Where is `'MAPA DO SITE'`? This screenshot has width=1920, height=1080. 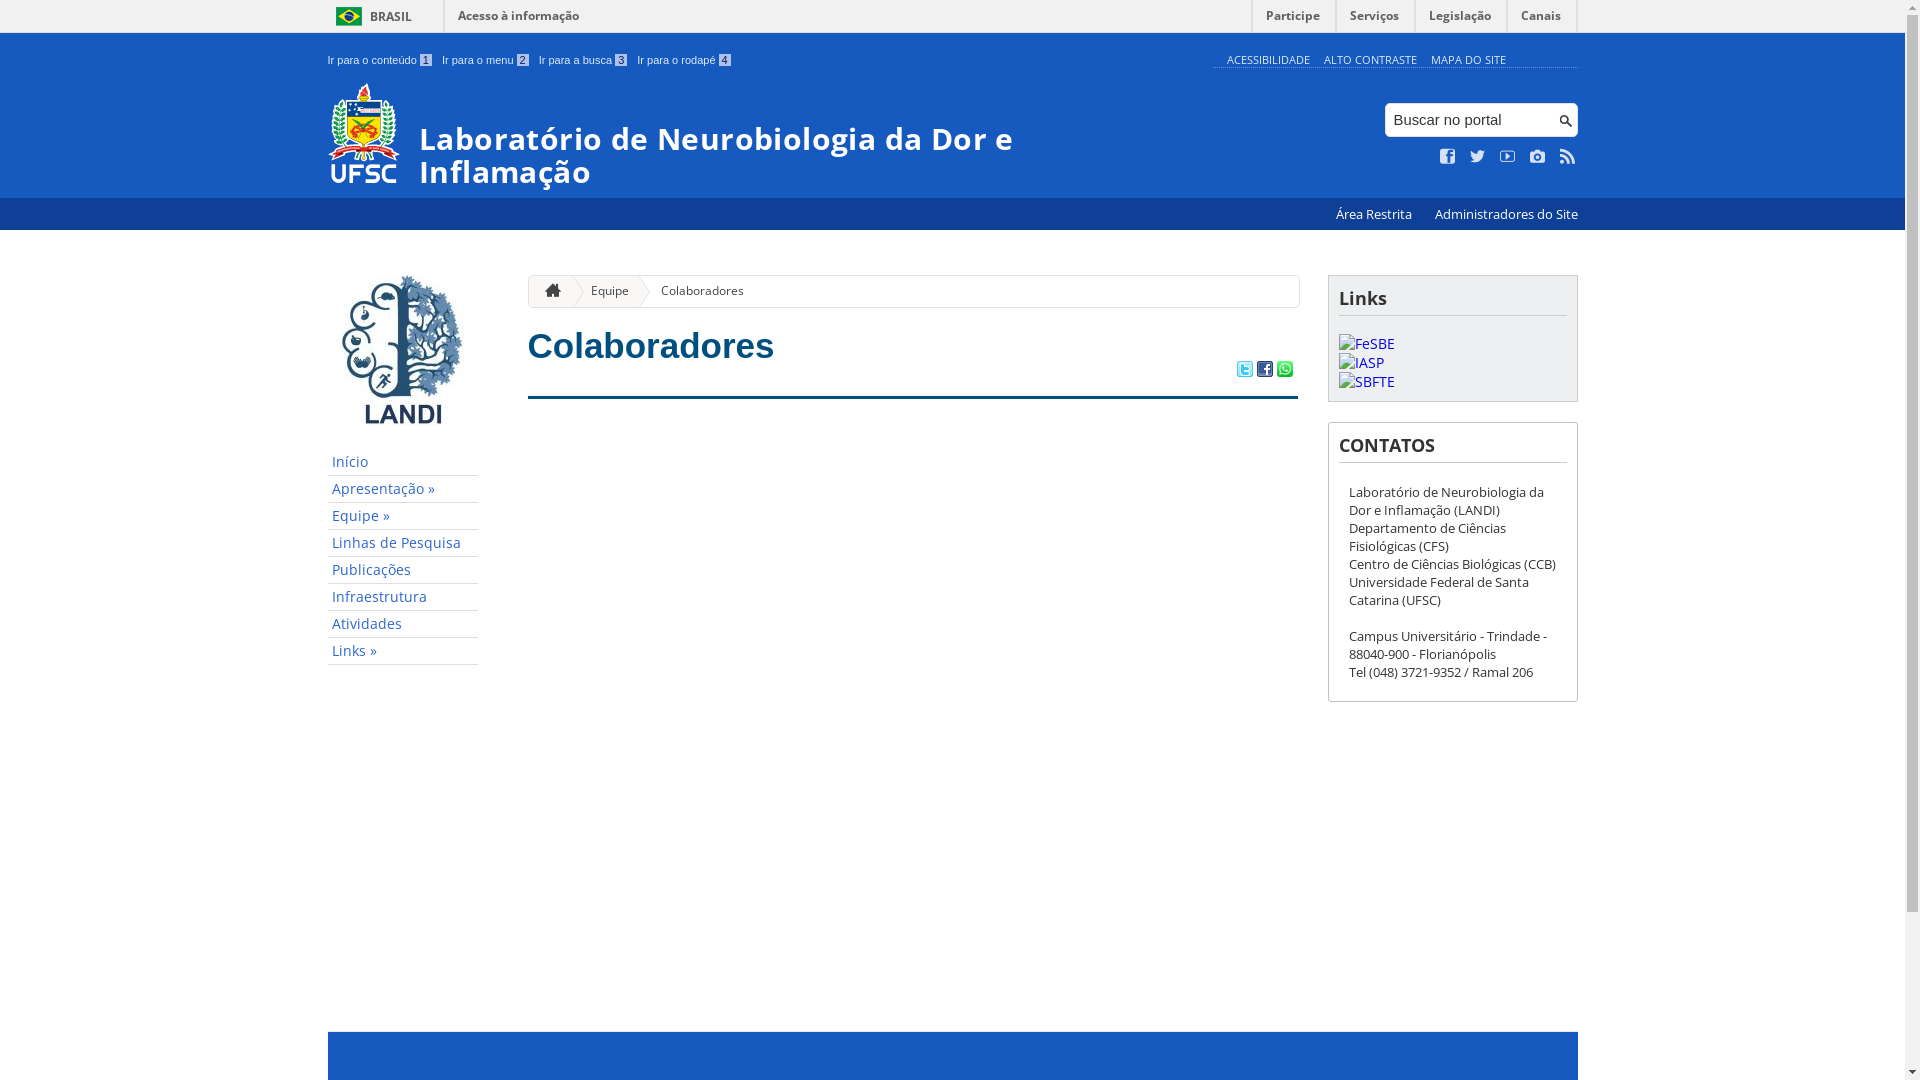 'MAPA DO SITE' is located at coordinates (1467, 58).